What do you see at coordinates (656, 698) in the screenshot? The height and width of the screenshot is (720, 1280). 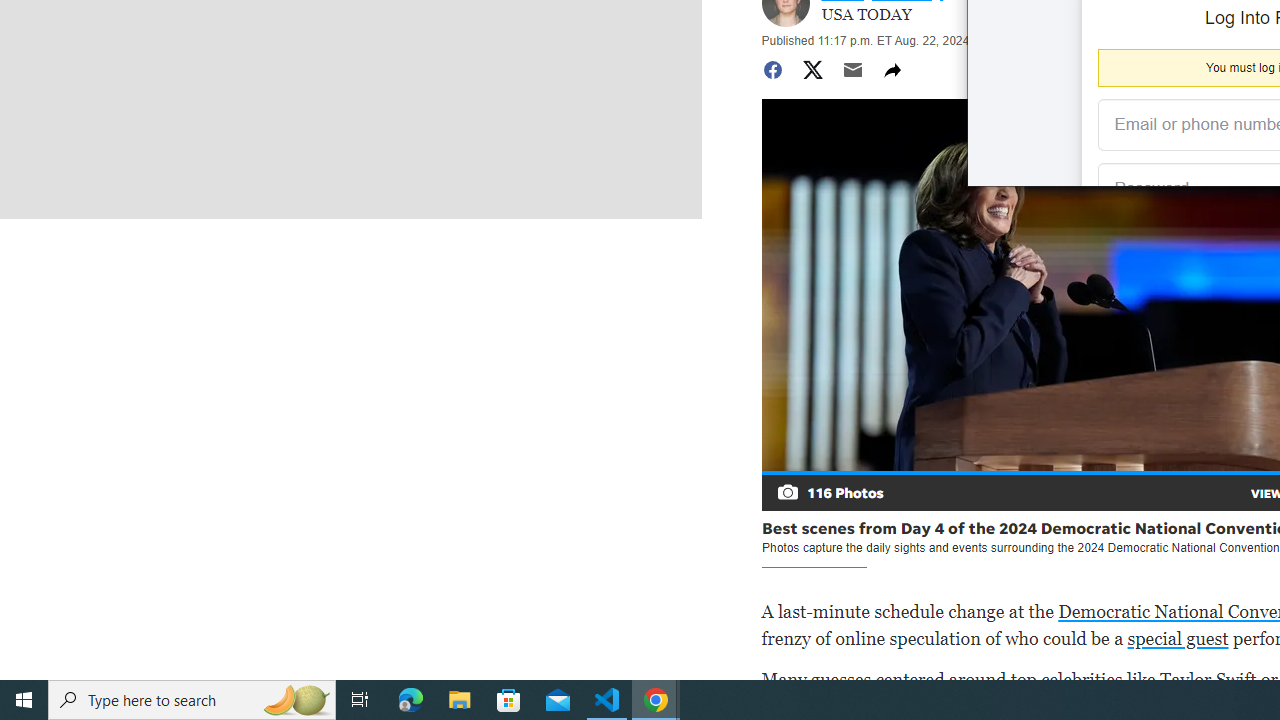 I see `'Google Chrome - 2 running windows'` at bounding box center [656, 698].